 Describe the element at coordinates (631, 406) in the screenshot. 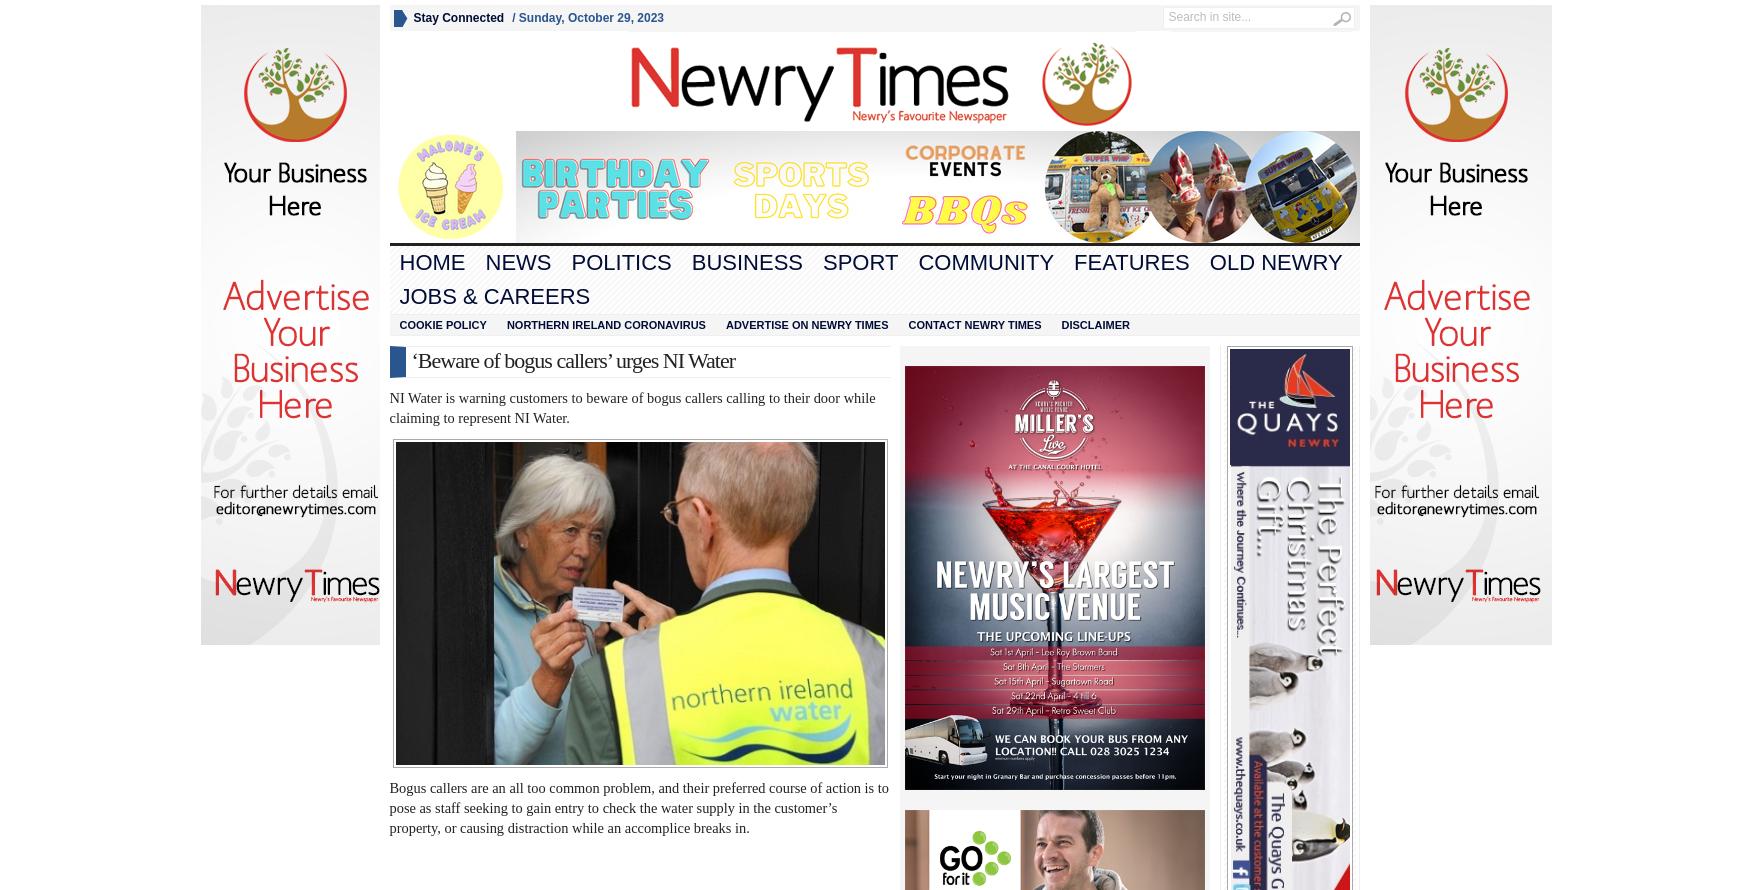

I see `'NI Water is warning customers to beware of bogus callers calling to their door while claiming to represent NI Water.'` at that location.